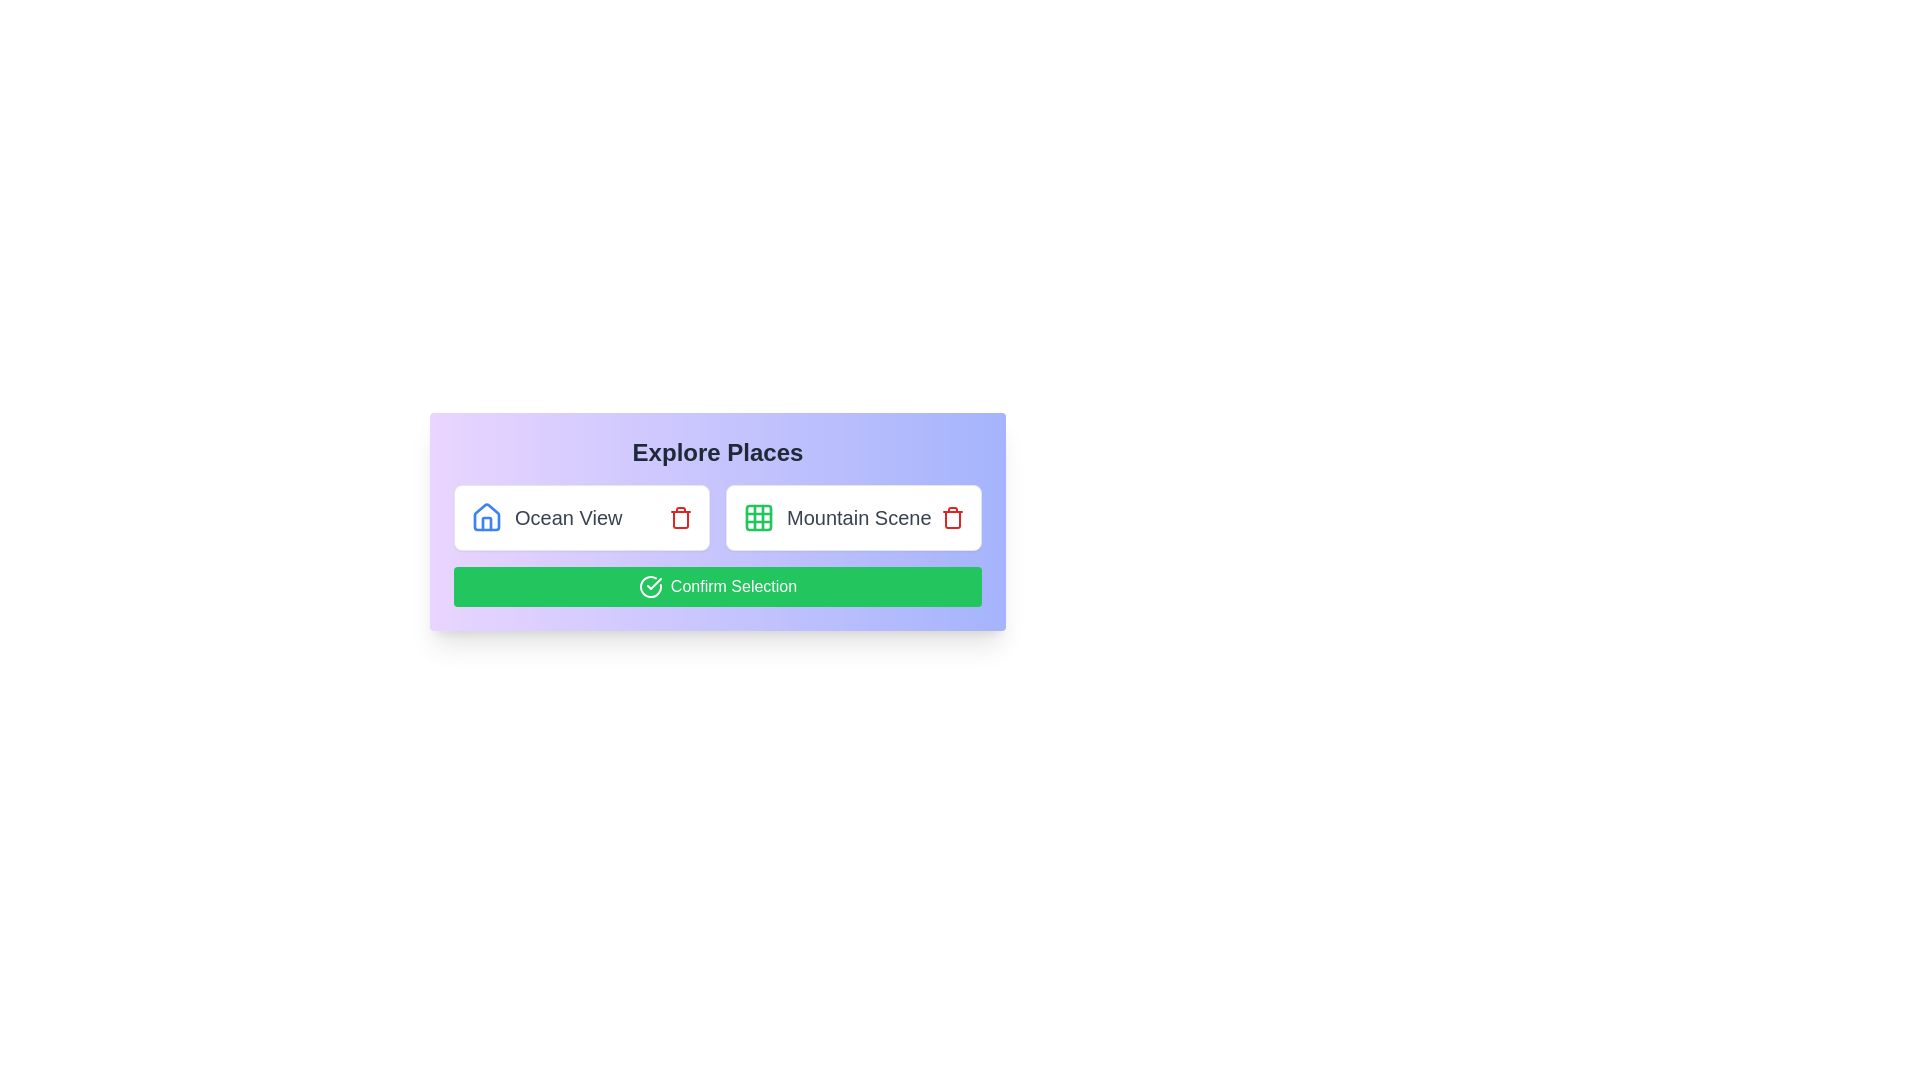 This screenshot has height=1080, width=1920. Describe the element at coordinates (718, 516) in the screenshot. I see `the selection menu section under the title 'Explore Places'` at that location.